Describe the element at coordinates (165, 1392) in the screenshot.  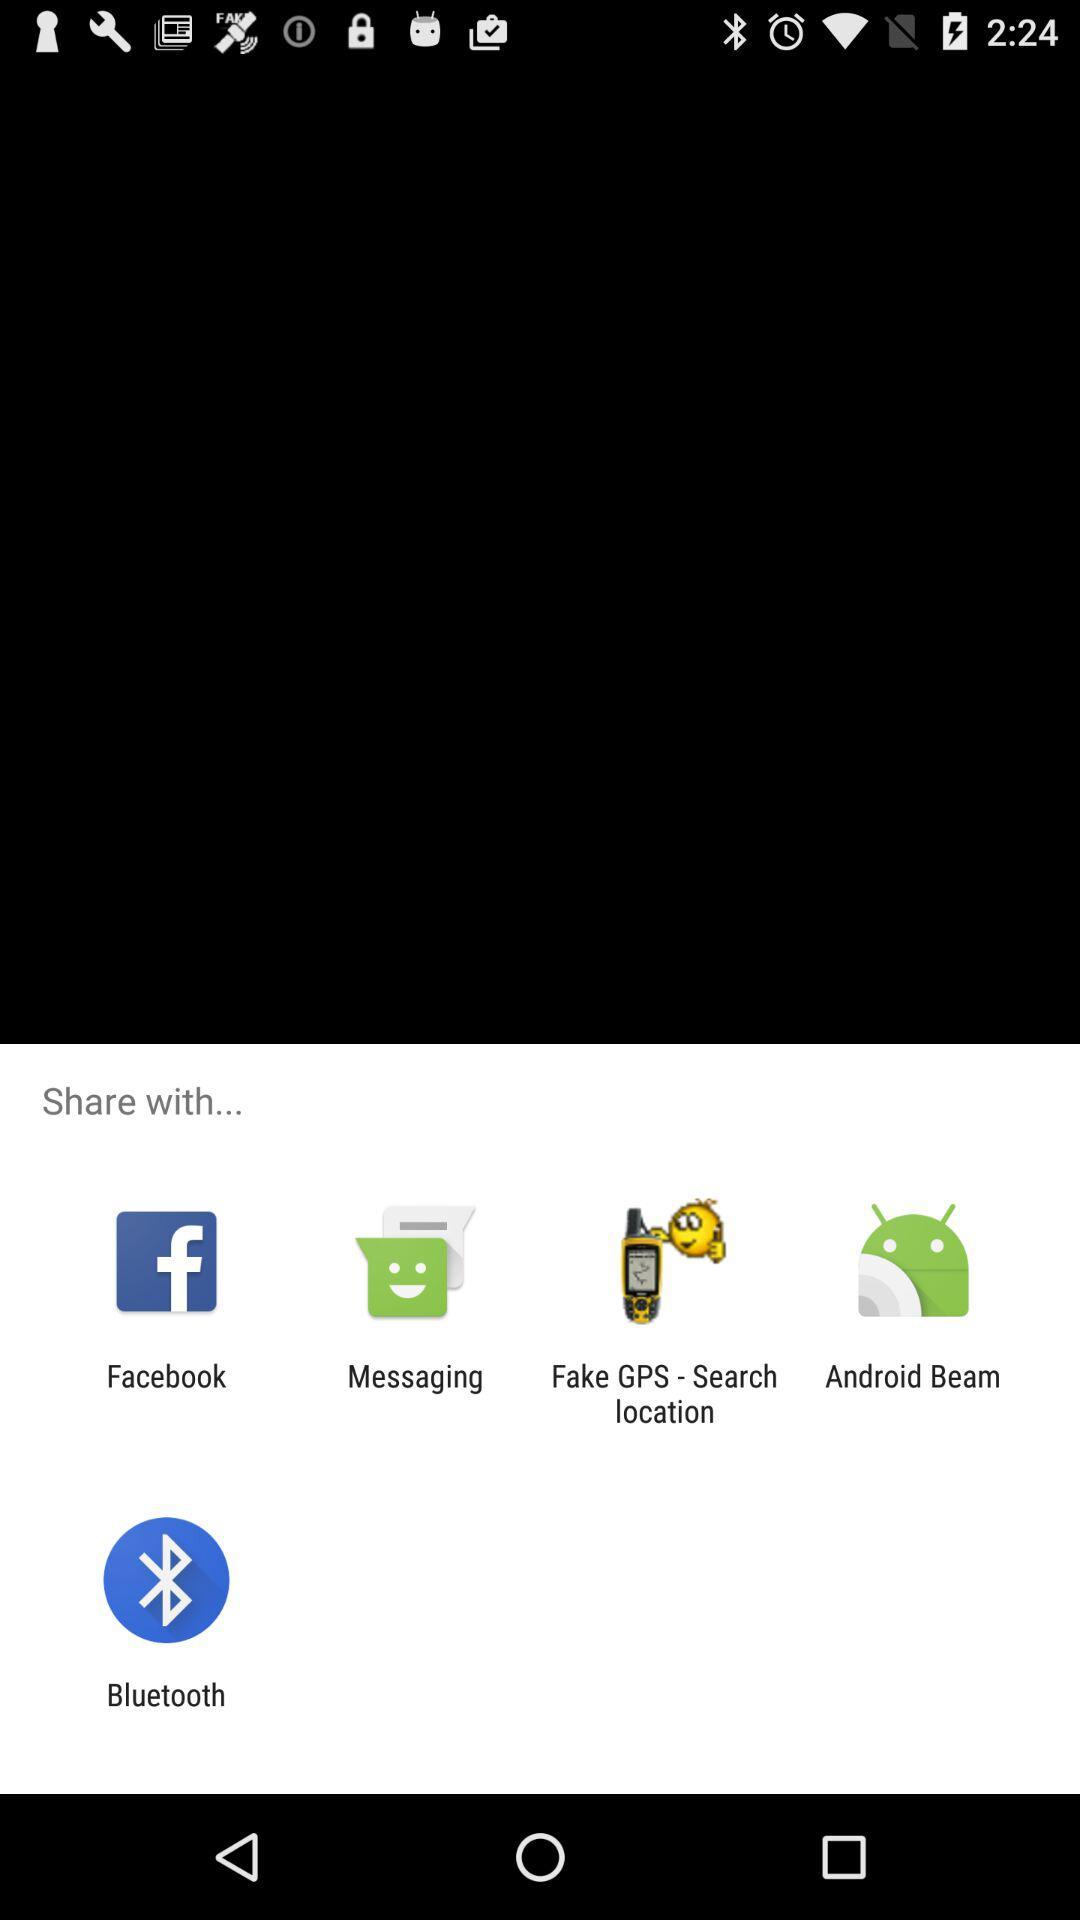
I see `icon next to messaging icon` at that location.